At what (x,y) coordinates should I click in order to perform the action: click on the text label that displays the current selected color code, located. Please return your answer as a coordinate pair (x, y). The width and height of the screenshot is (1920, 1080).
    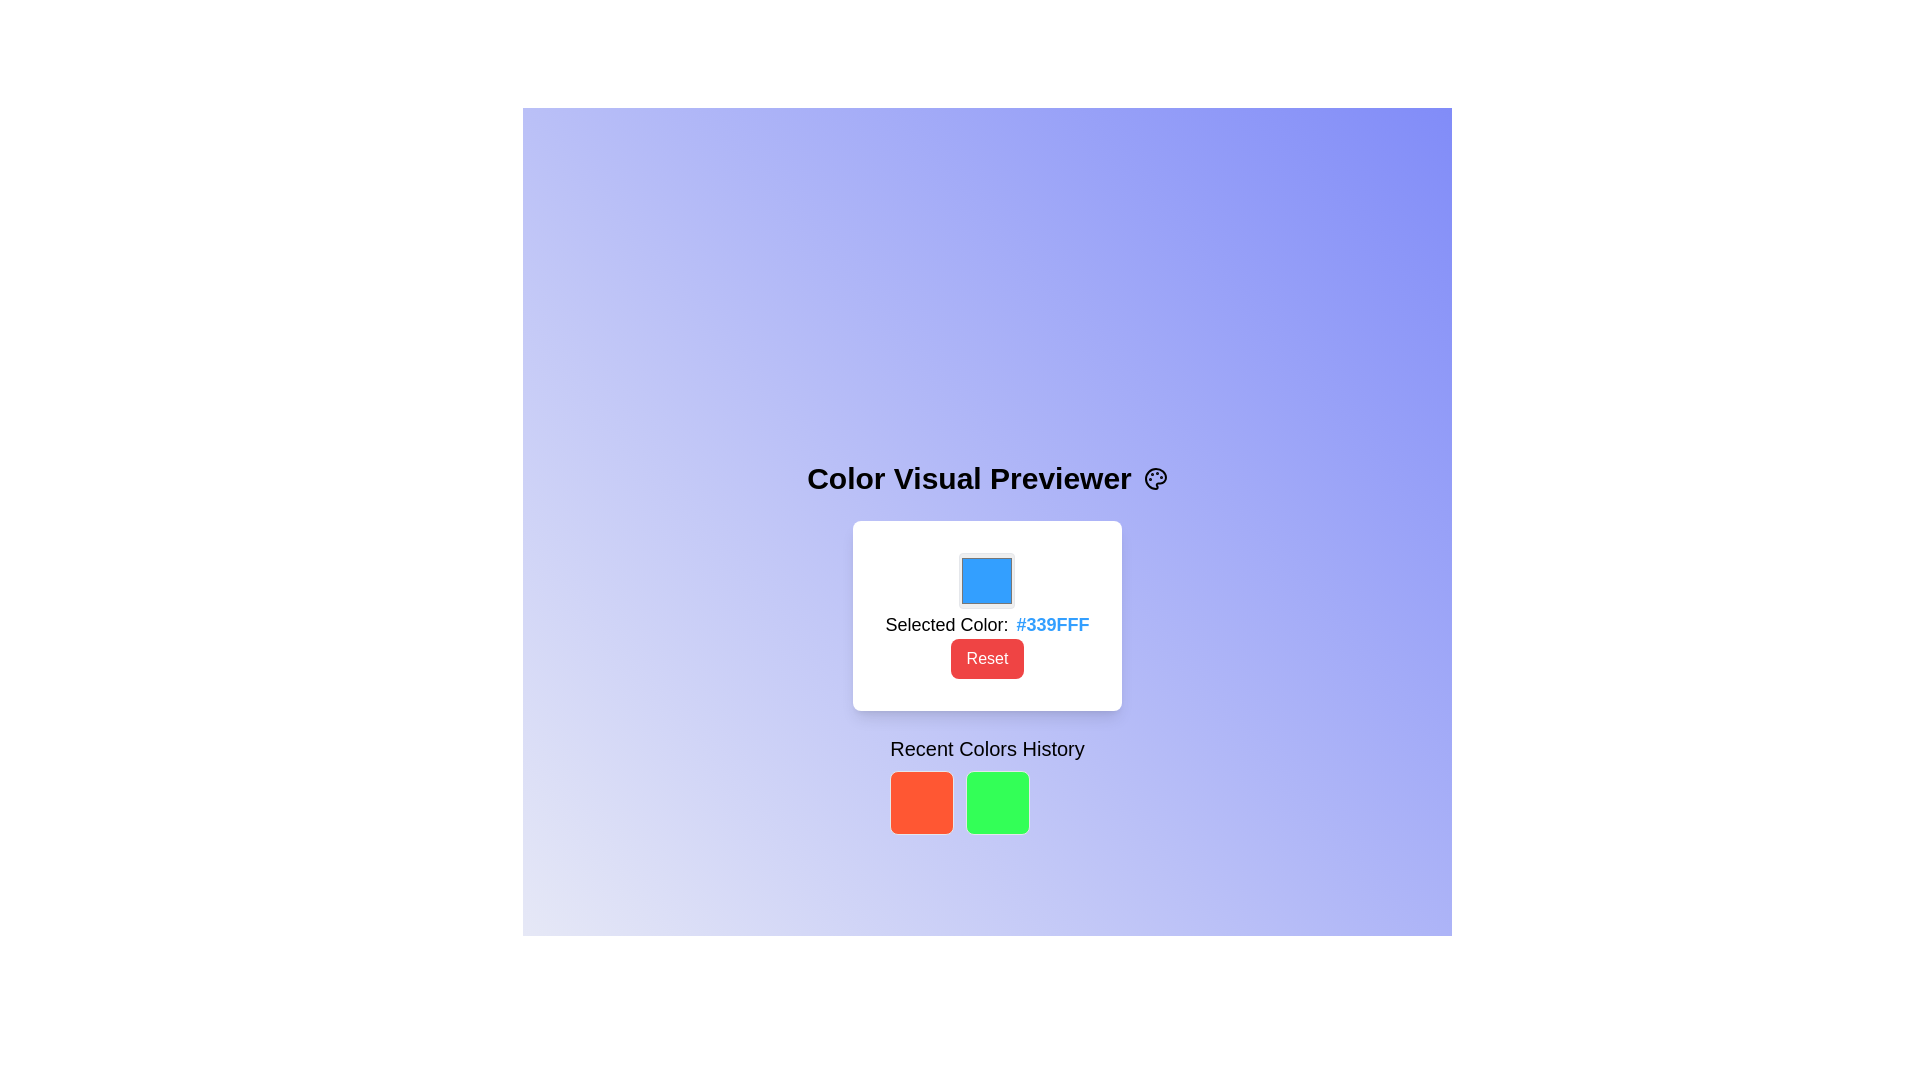
    Looking at the image, I should click on (1052, 623).